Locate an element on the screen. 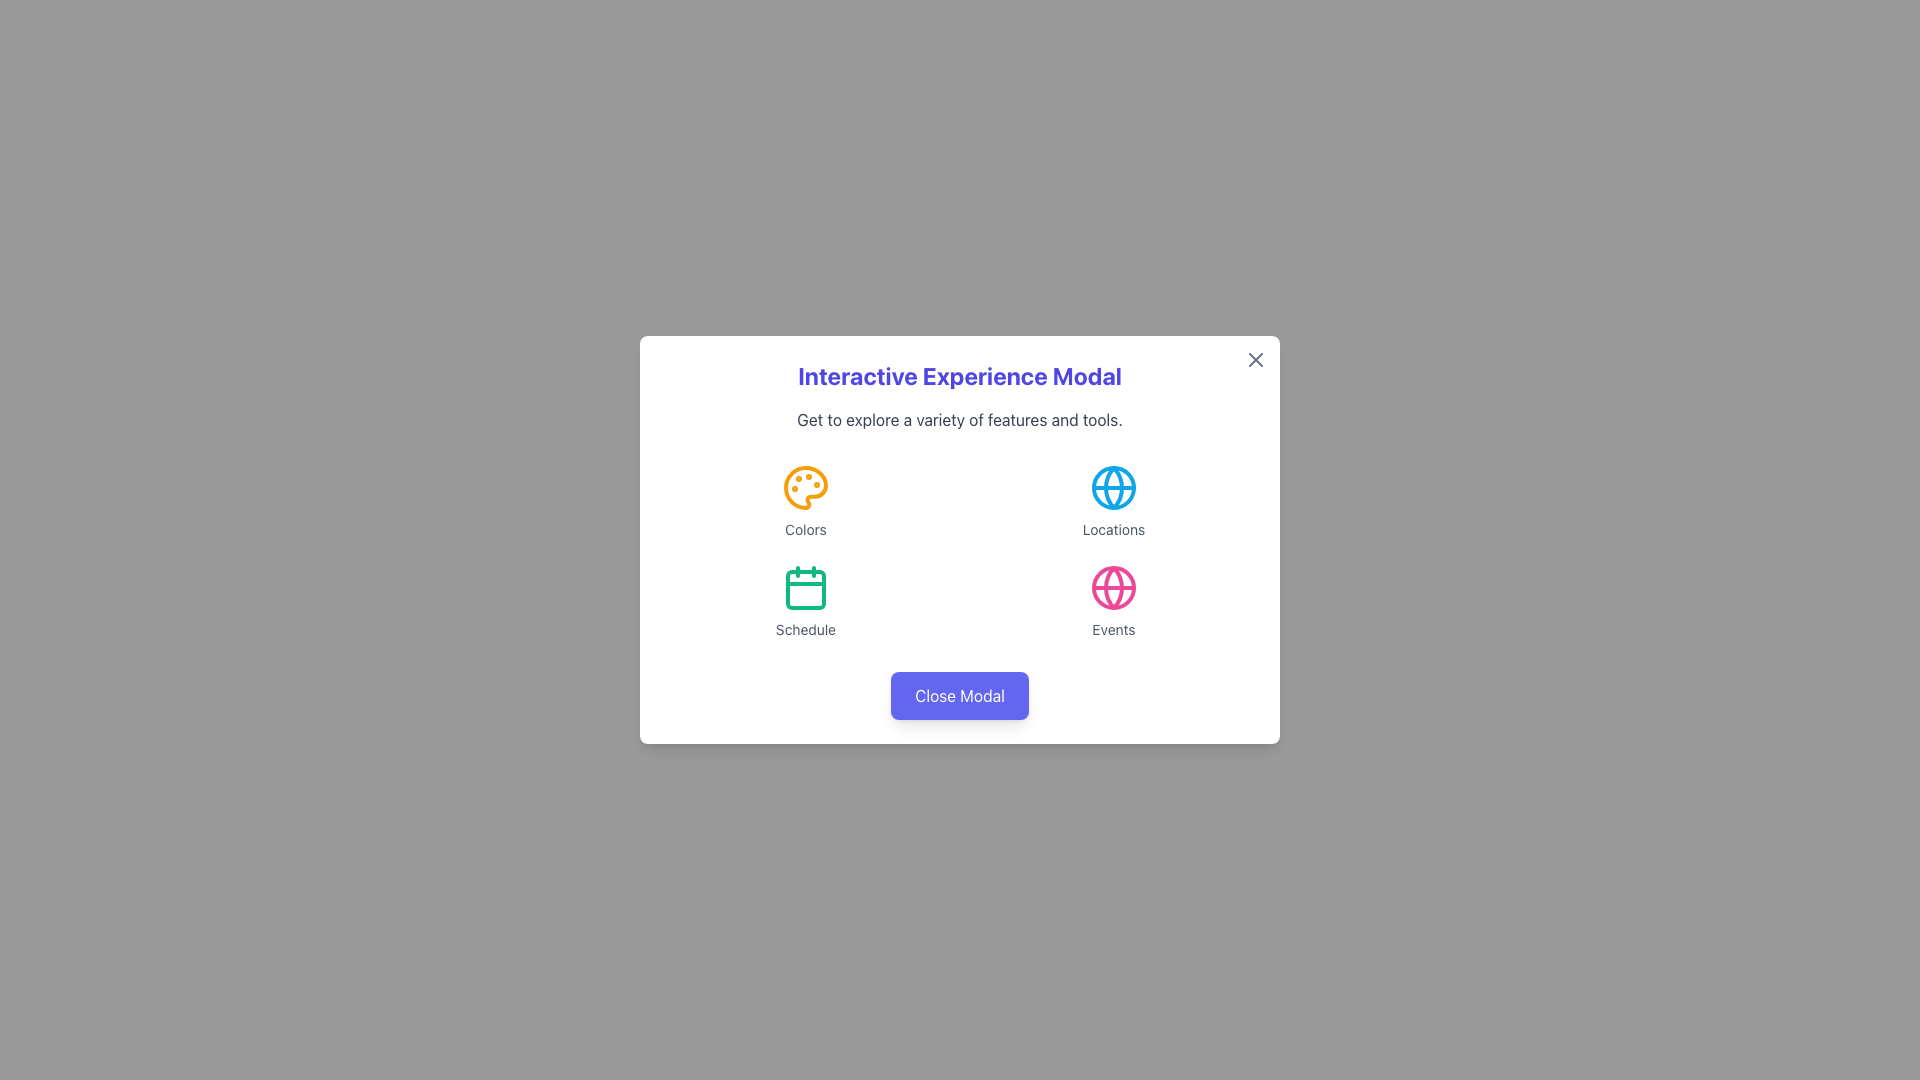 The image size is (1920, 1080). the contents of the 'Schedule' icon button located in the second row, first column of the grid layout within the modal dialog is located at coordinates (806, 600).